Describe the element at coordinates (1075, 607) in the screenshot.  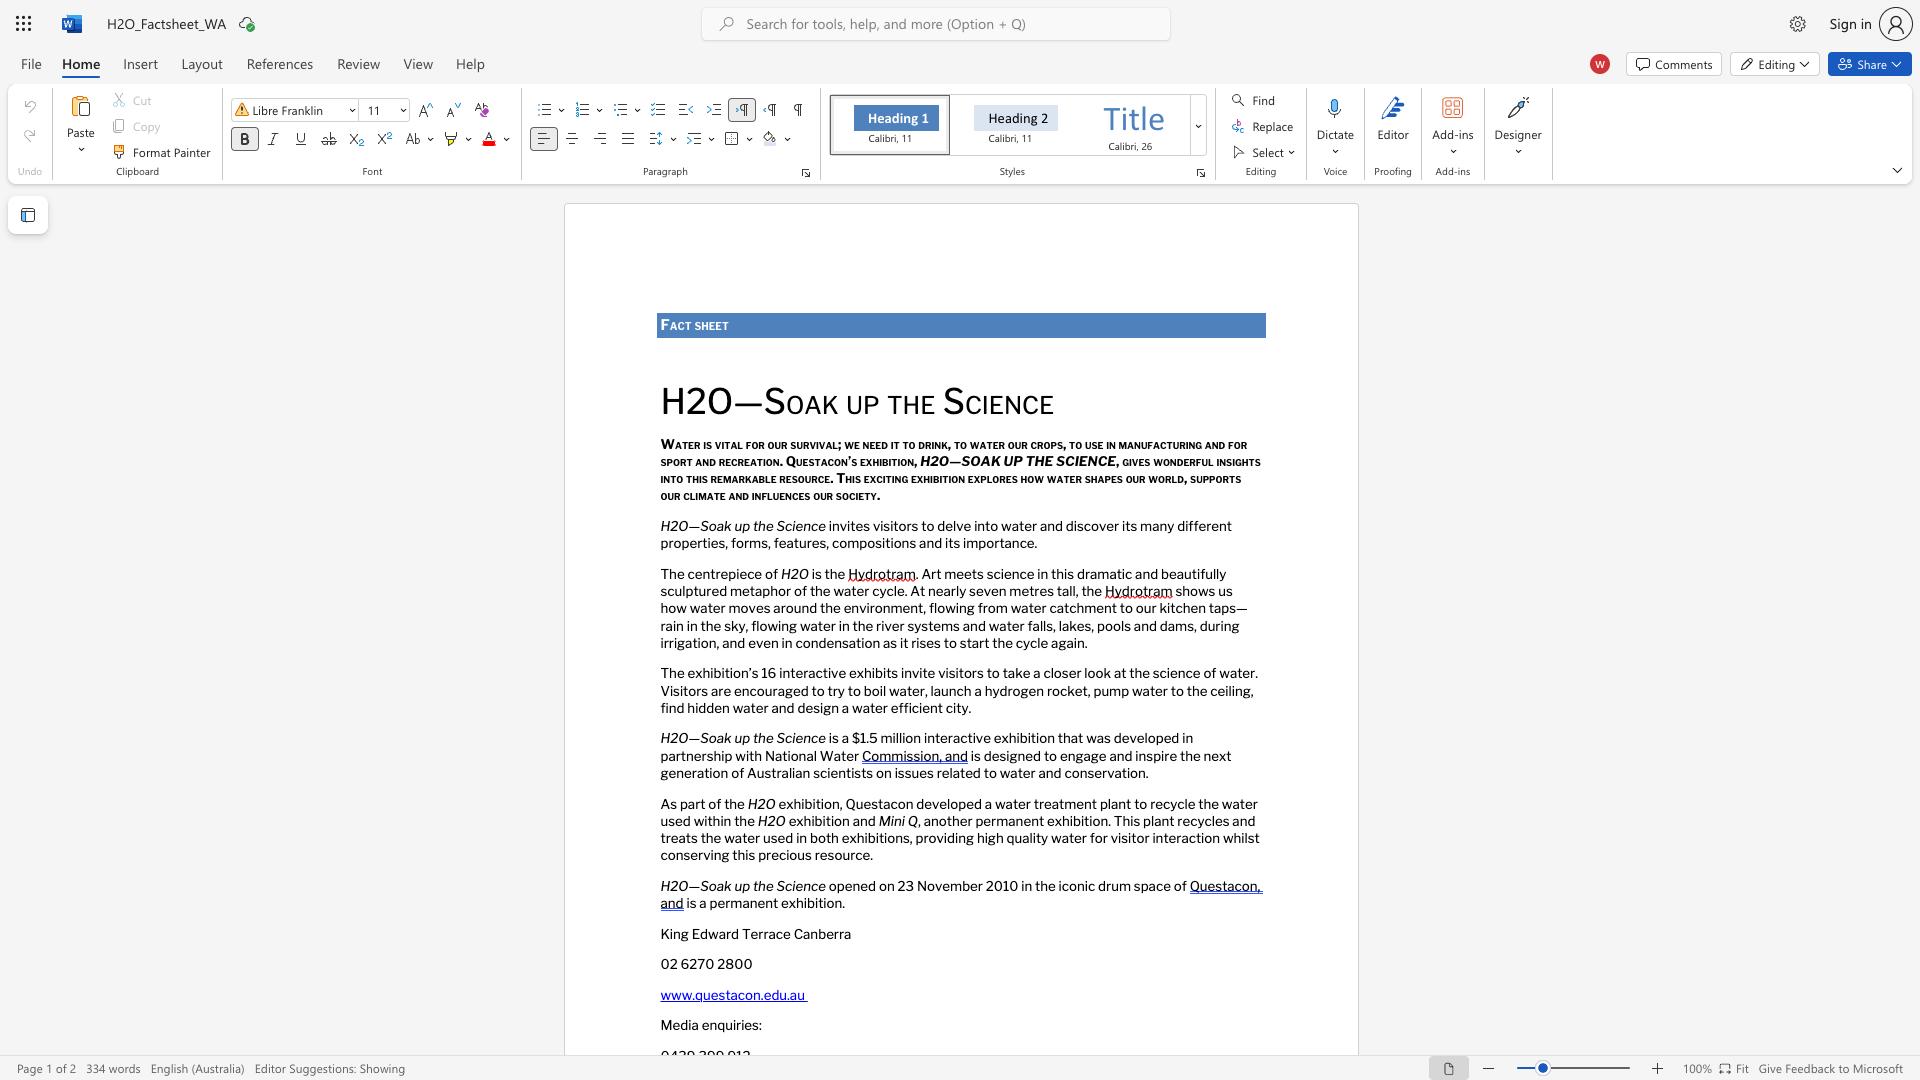
I see `the subset text "hment to our kitchen" within the text "shows us how water moves around the environment, flowing from water catchment to our kitchen taps"` at that location.